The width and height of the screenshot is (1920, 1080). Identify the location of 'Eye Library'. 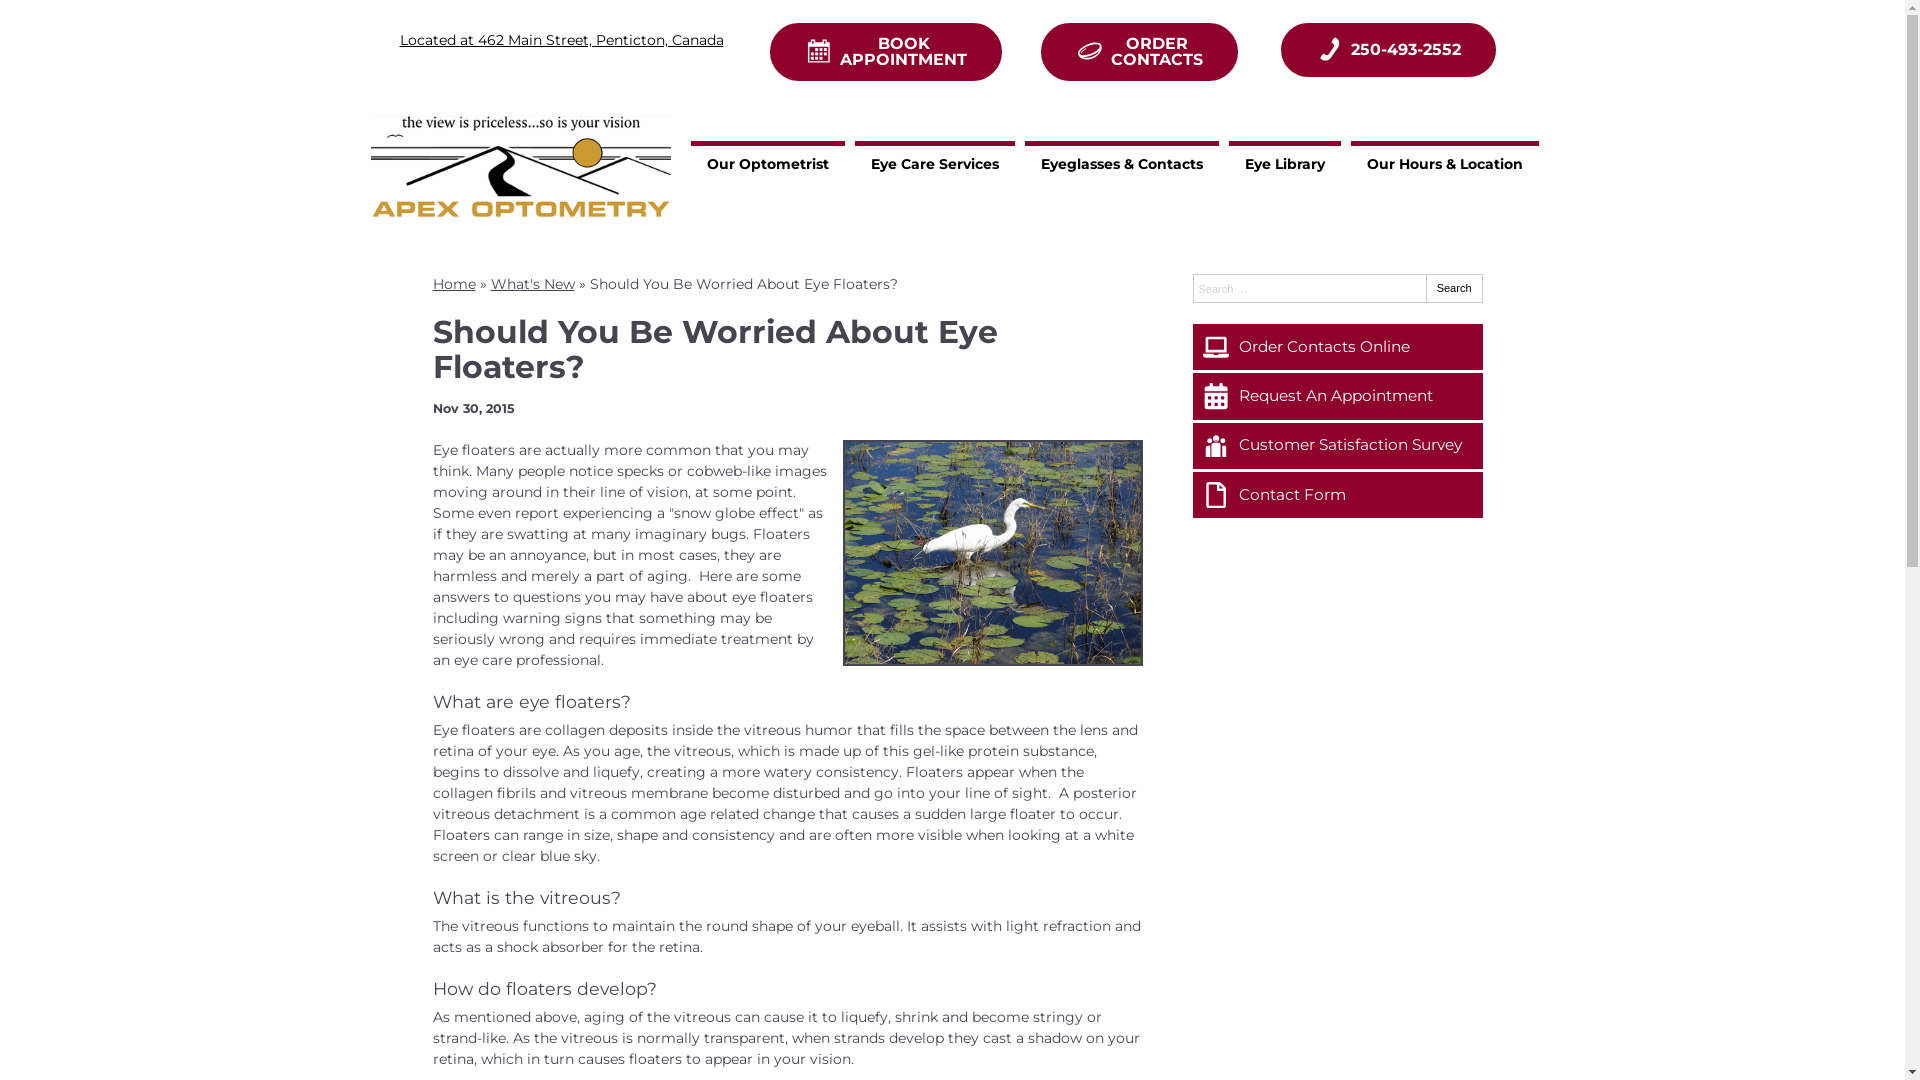
(1285, 161).